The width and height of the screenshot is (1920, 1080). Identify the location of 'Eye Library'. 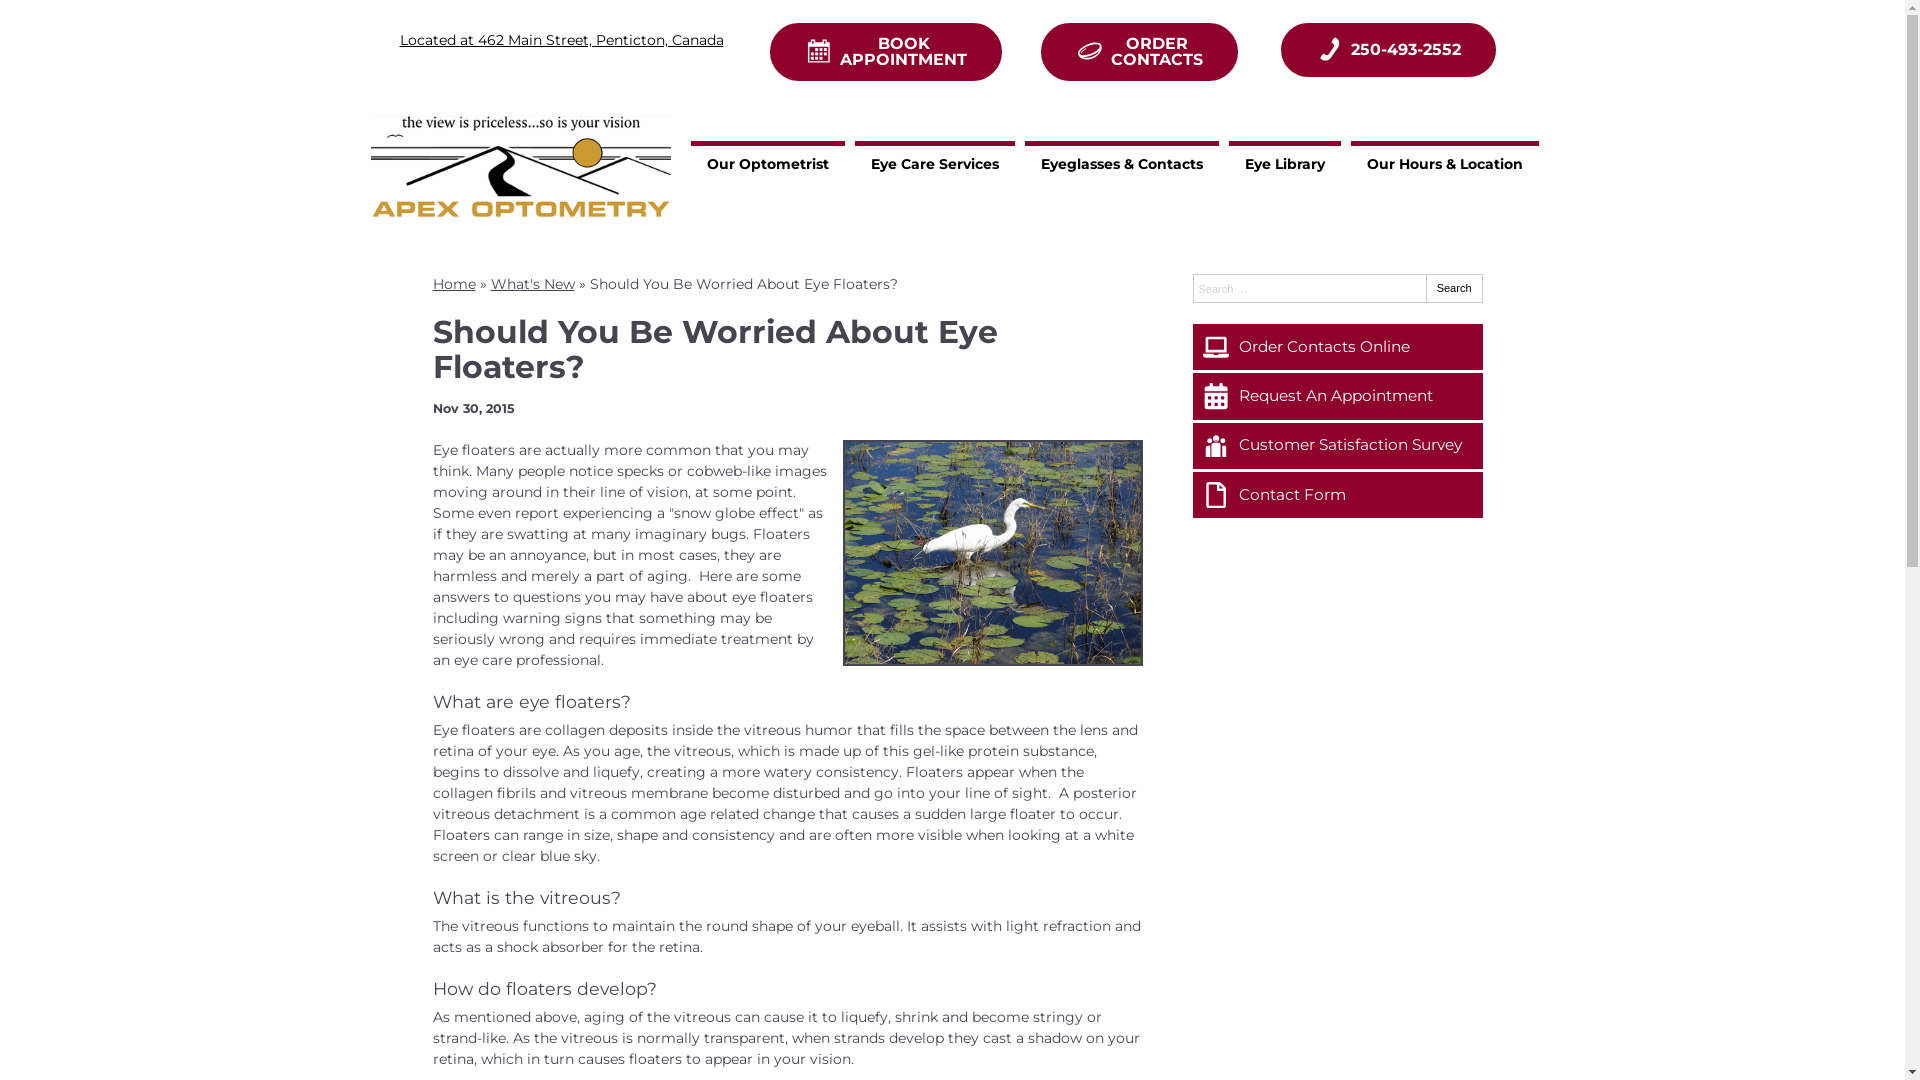
(1285, 161).